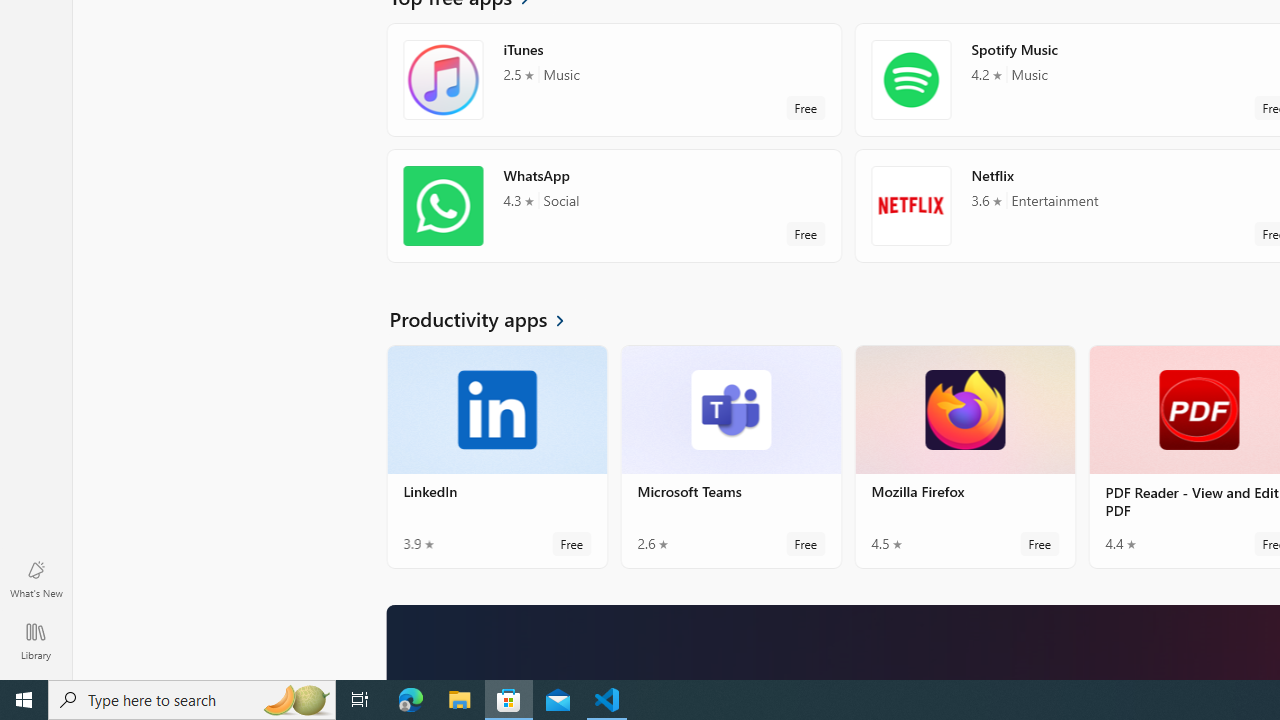  What do you see at coordinates (35, 578) in the screenshot?
I see `'What'` at bounding box center [35, 578].